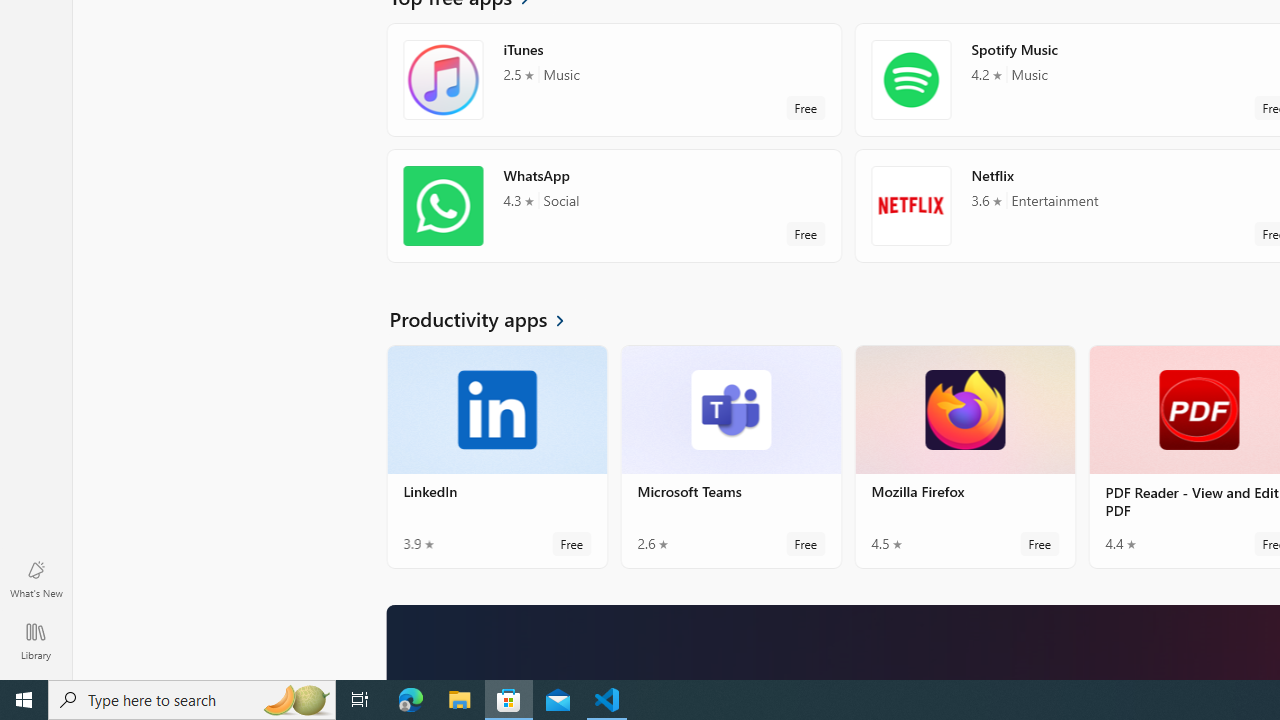  What do you see at coordinates (35, 578) in the screenshot?
I see `'What'` at bounding box center [35, 578].